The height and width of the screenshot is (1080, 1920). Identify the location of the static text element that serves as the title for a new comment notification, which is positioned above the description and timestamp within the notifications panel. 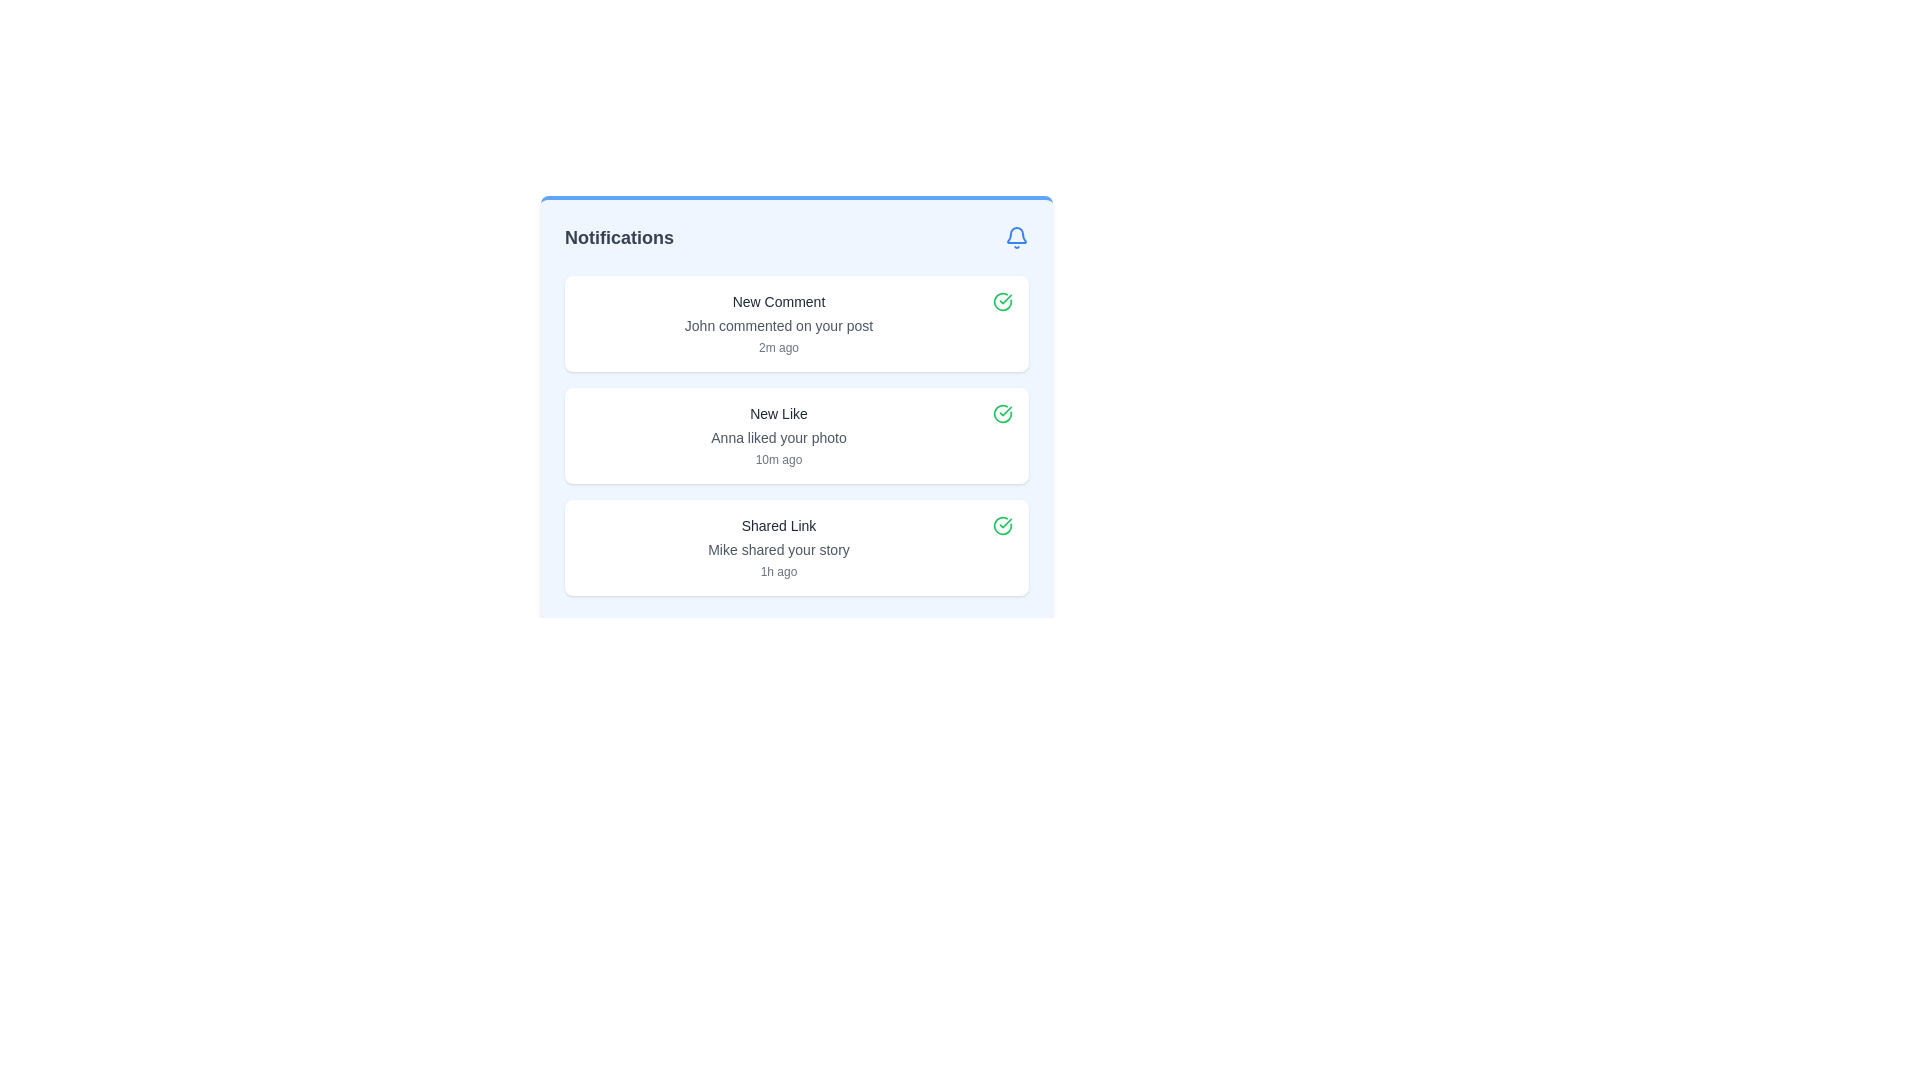
(777, 301).